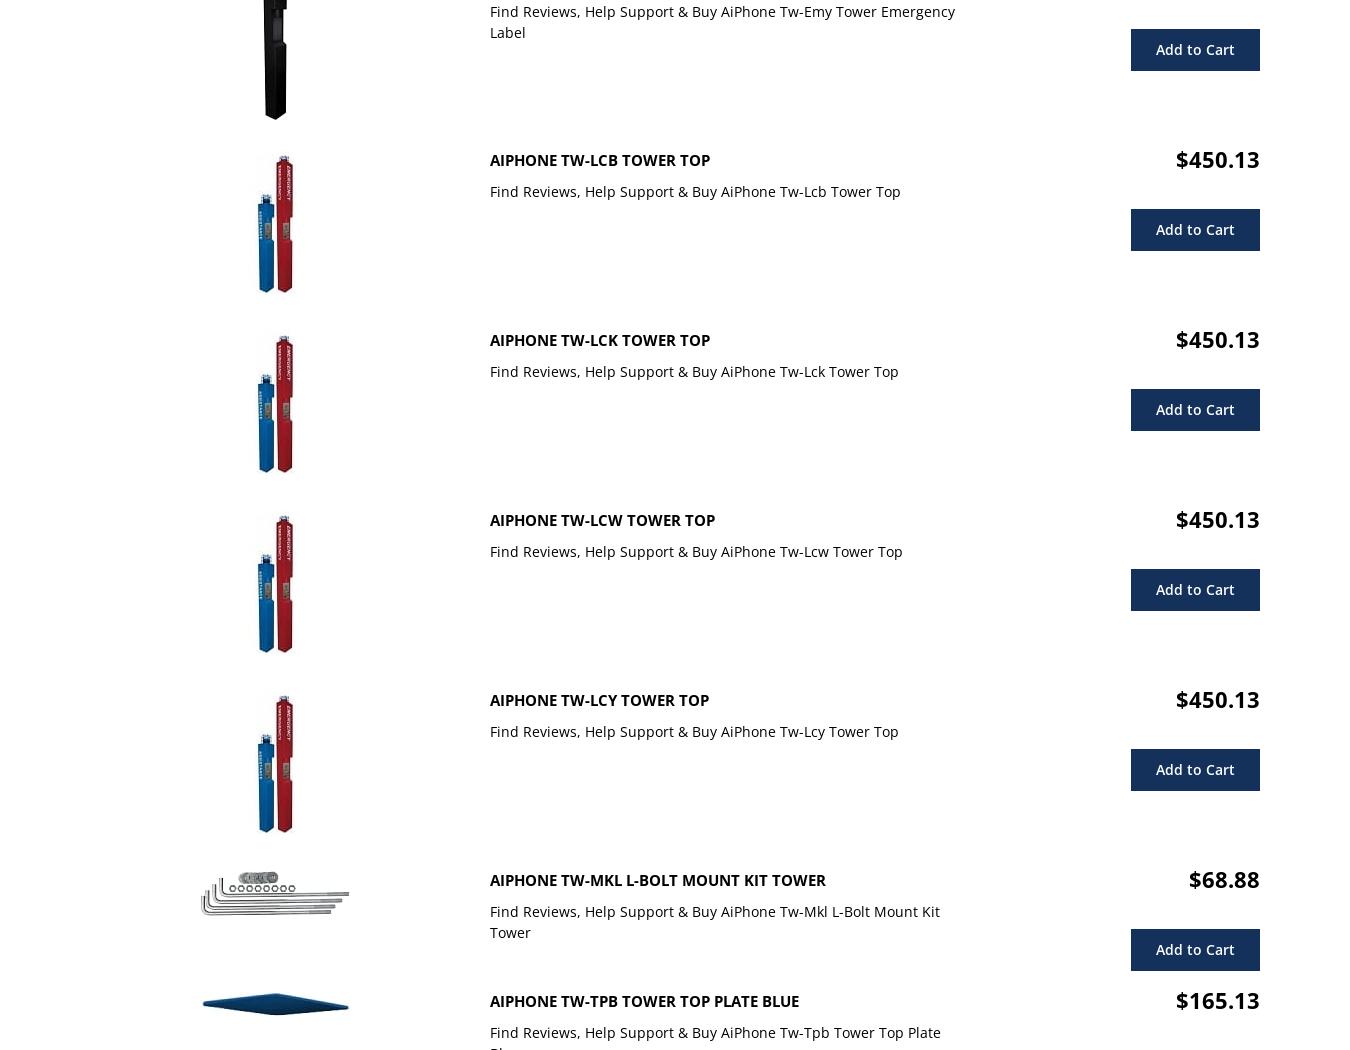 Image resolution: width=1350 pixels, height=1050 pixels. Describe the element at coordinates (713, 922) in the screenshot. I see `'Find Reviews, Help Support & Buy AiPhone Tw-Mkl L-Bolt Mount Kit Tower'` at that location.